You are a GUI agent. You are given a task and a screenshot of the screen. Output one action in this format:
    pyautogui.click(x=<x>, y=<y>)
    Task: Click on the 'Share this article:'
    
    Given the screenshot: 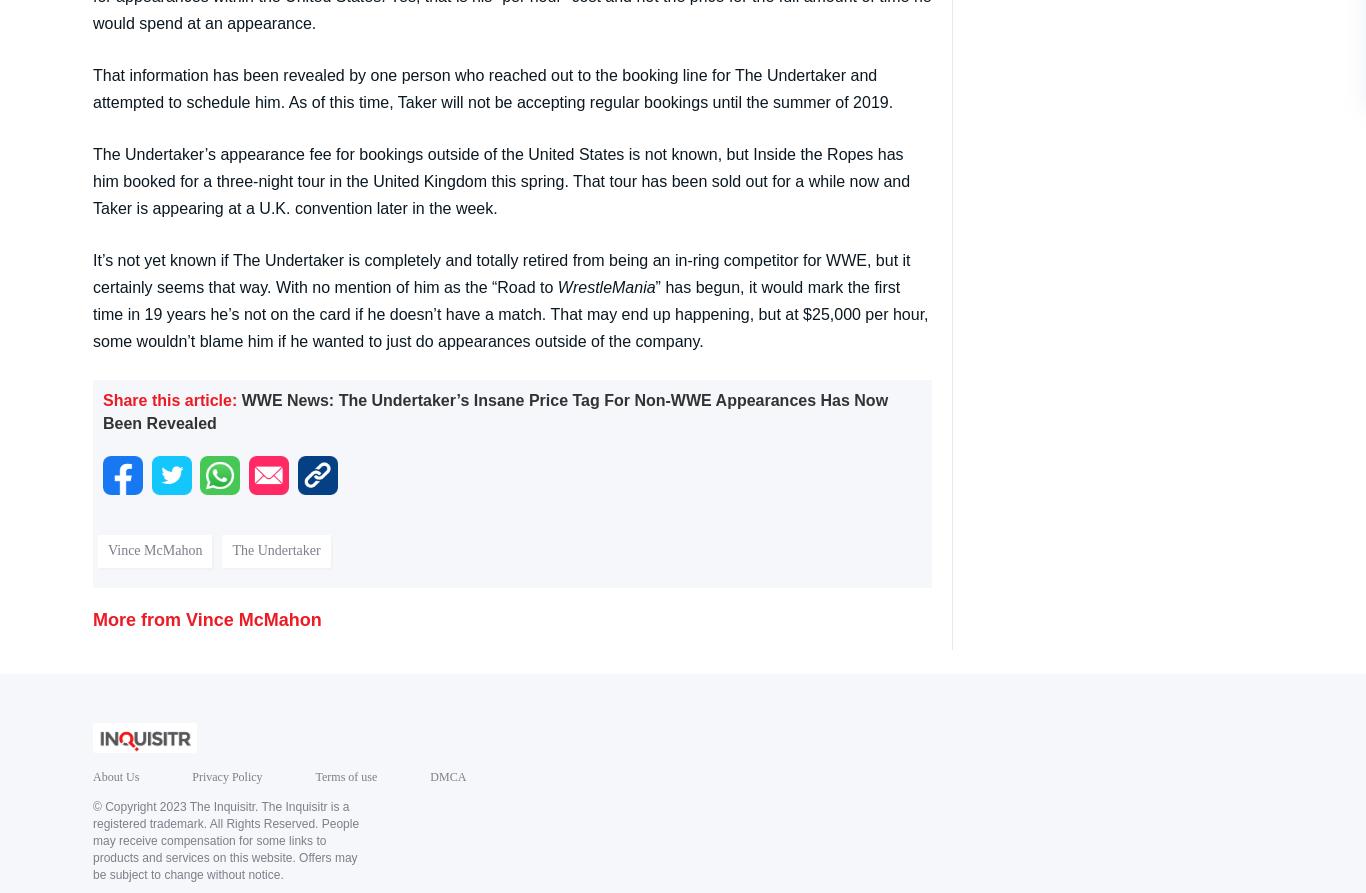 What is the action you would take?
    pyautogui.click(x=169, y=399)
    